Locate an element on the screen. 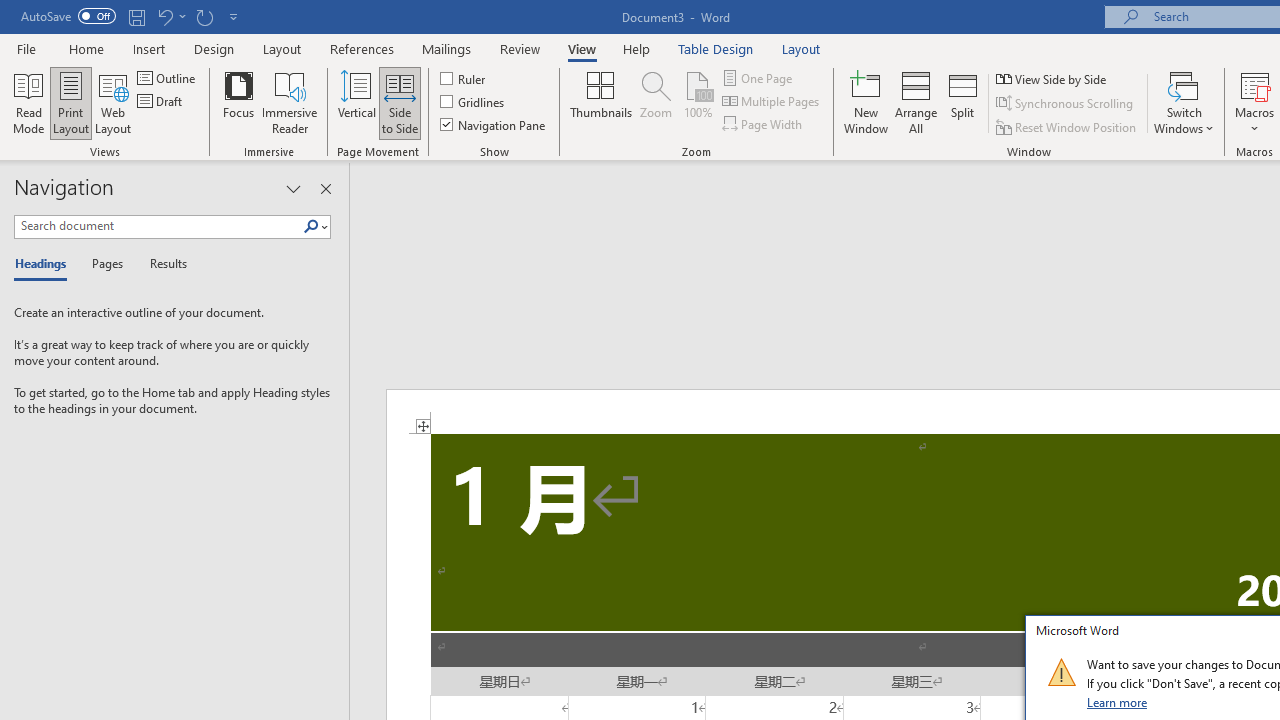  'Undo Increase Indent' is located at coordinates (164, 16).